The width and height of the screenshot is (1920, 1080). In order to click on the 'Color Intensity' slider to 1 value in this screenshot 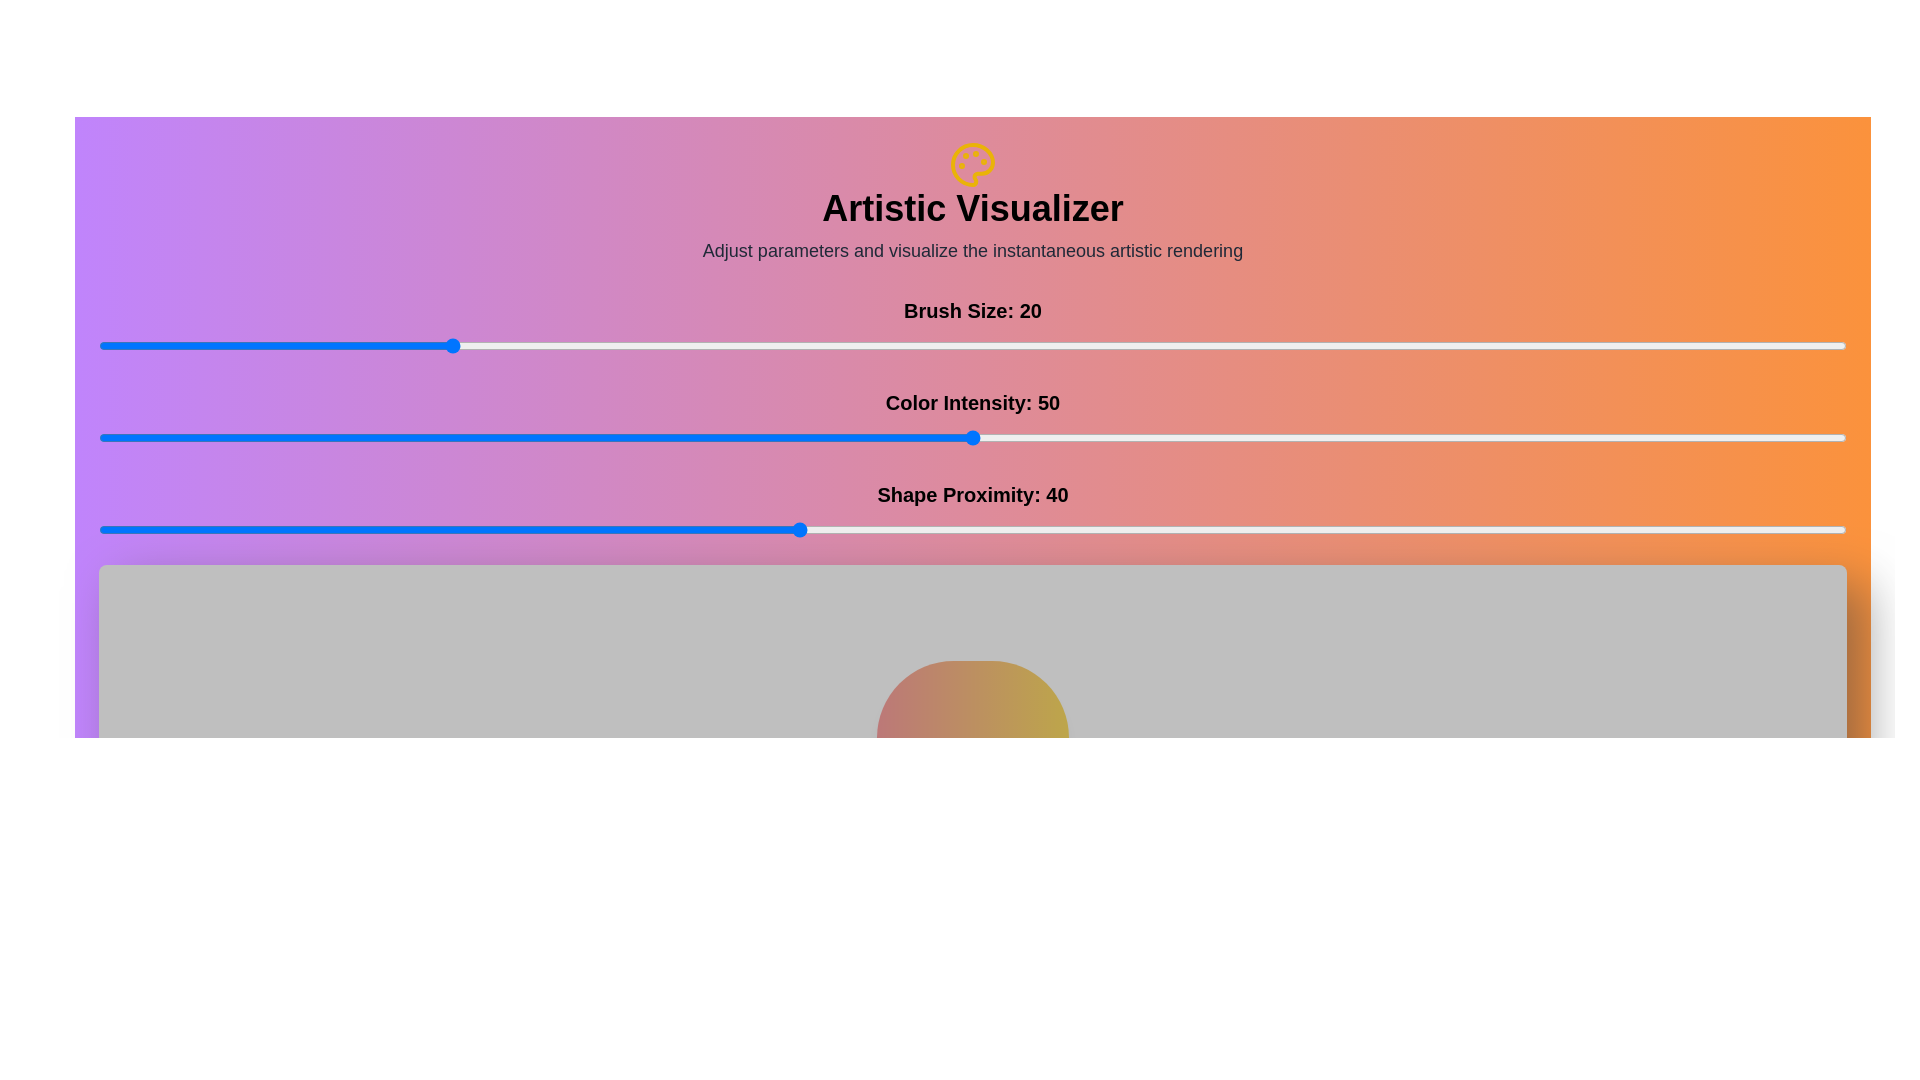, I will do `click(115, 437)`.